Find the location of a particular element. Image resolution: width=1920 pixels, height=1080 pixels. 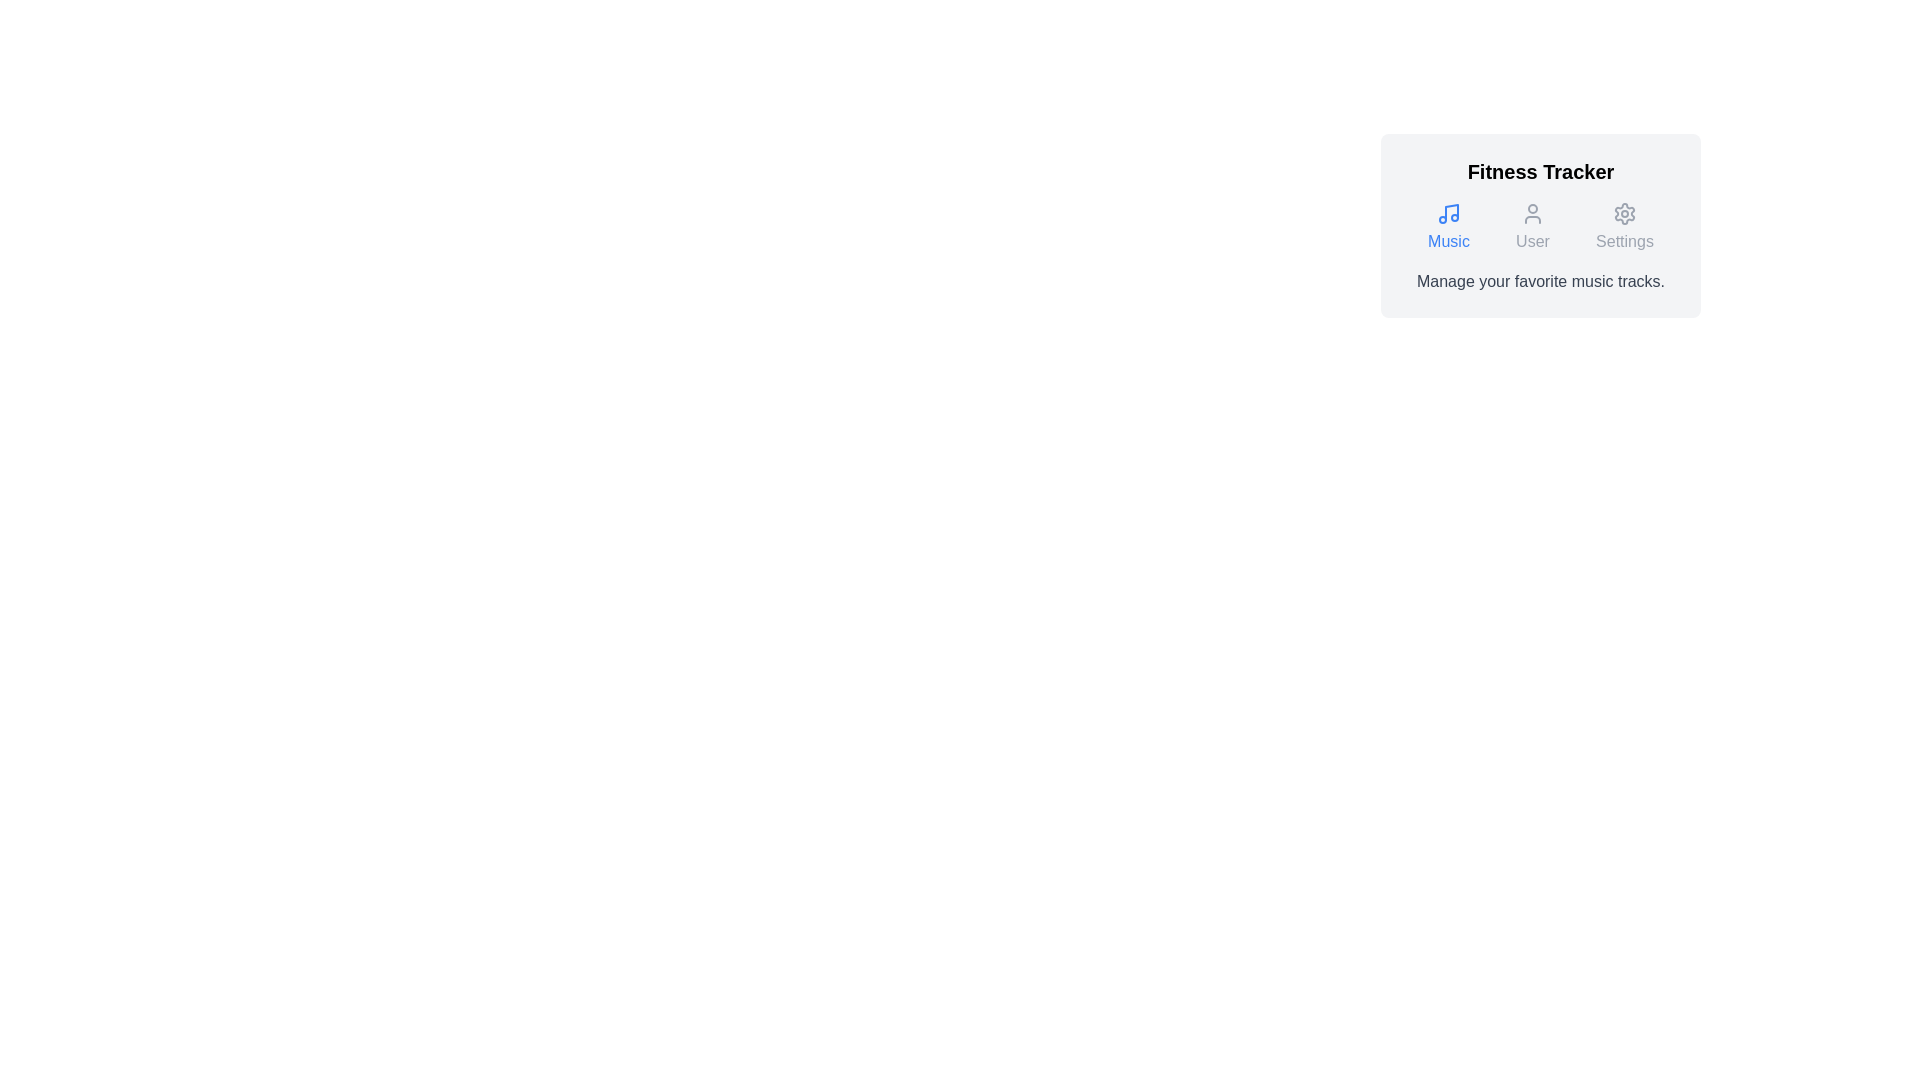

the 'Settings' button located at the rightmost position among the three options ('Music', 'User', 'Settings') under the 'Fitness Tracker' title is located at coordinates (1624, 226).